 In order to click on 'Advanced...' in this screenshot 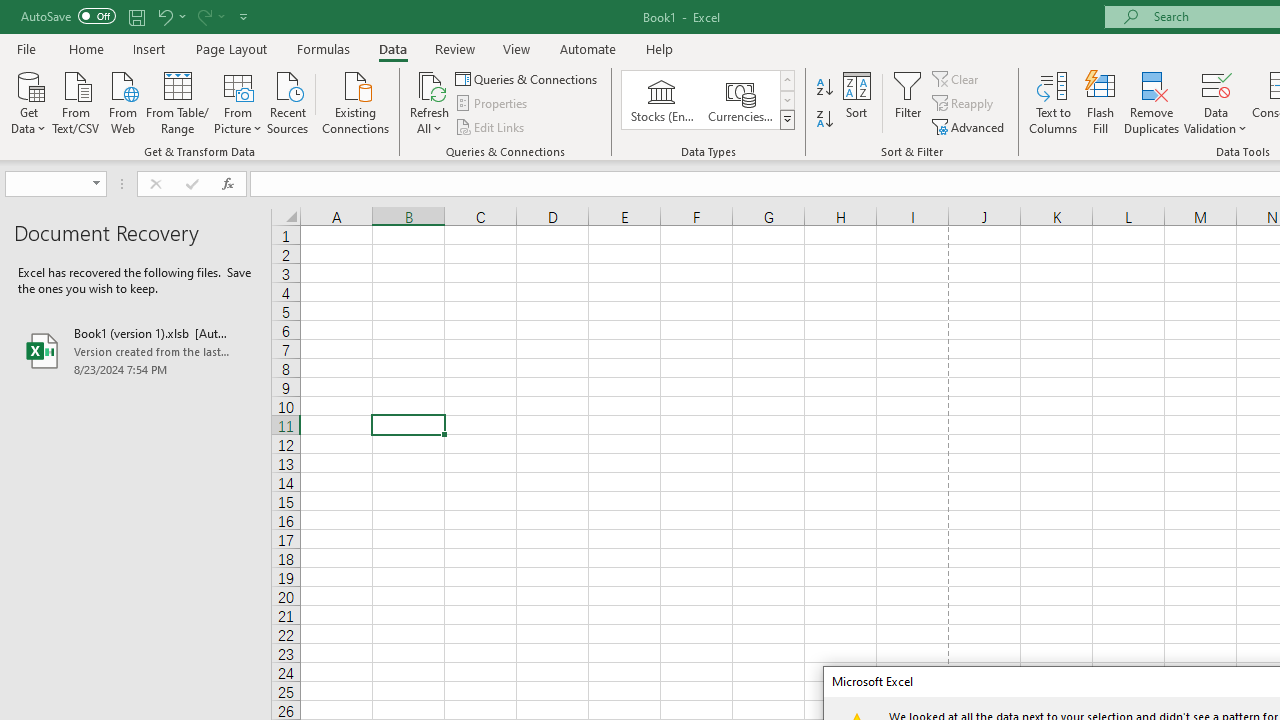, I will do `click(970, 127)`.